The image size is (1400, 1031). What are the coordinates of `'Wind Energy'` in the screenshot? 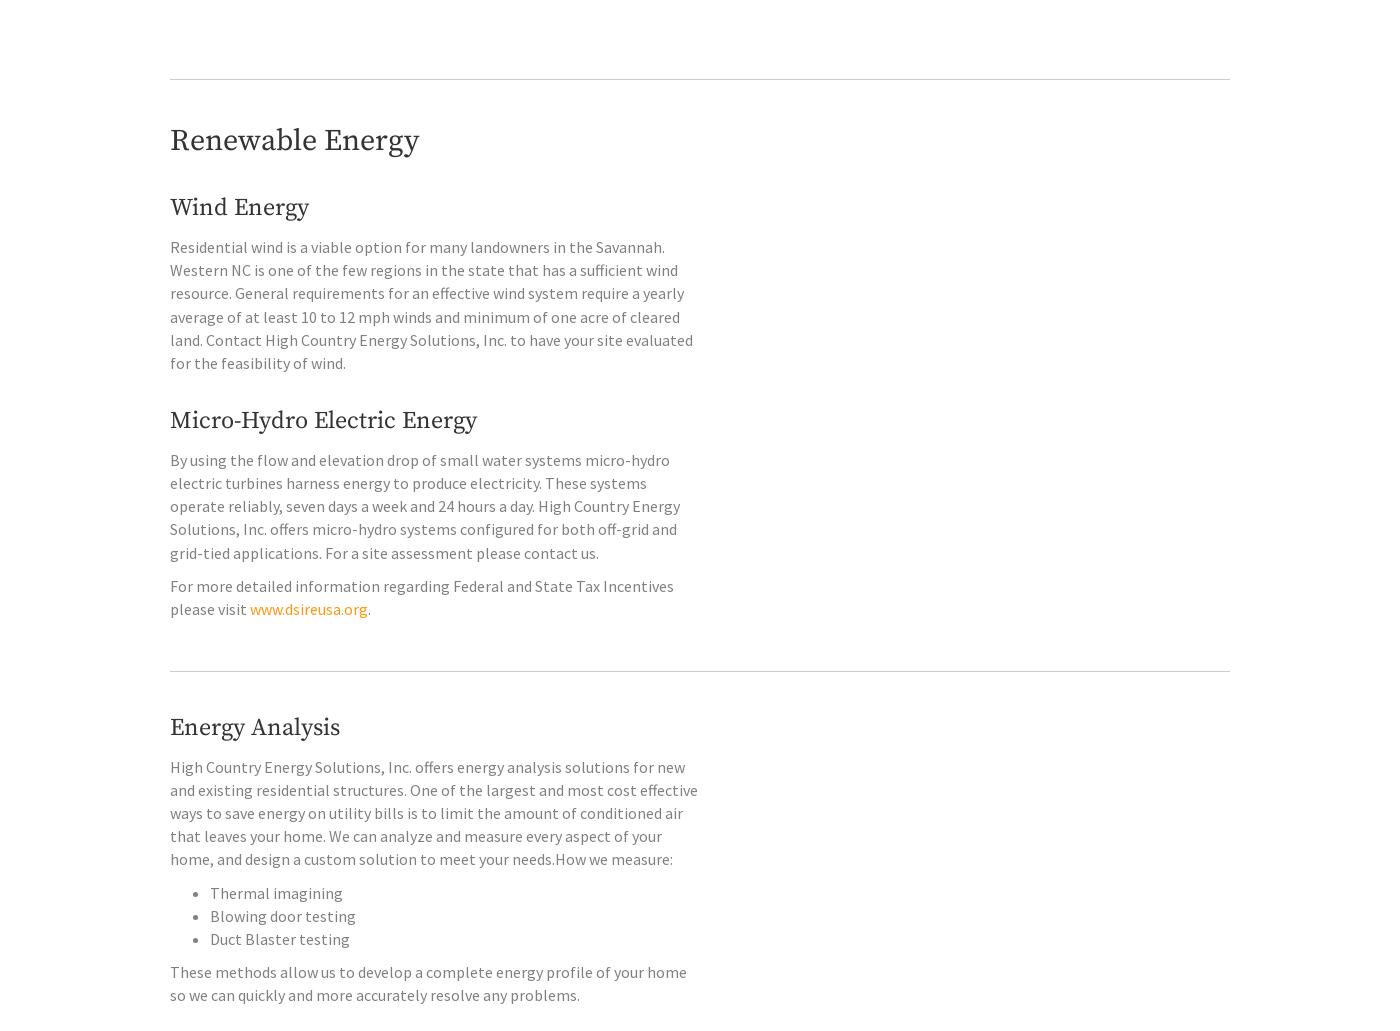 It's located at (239, 250).